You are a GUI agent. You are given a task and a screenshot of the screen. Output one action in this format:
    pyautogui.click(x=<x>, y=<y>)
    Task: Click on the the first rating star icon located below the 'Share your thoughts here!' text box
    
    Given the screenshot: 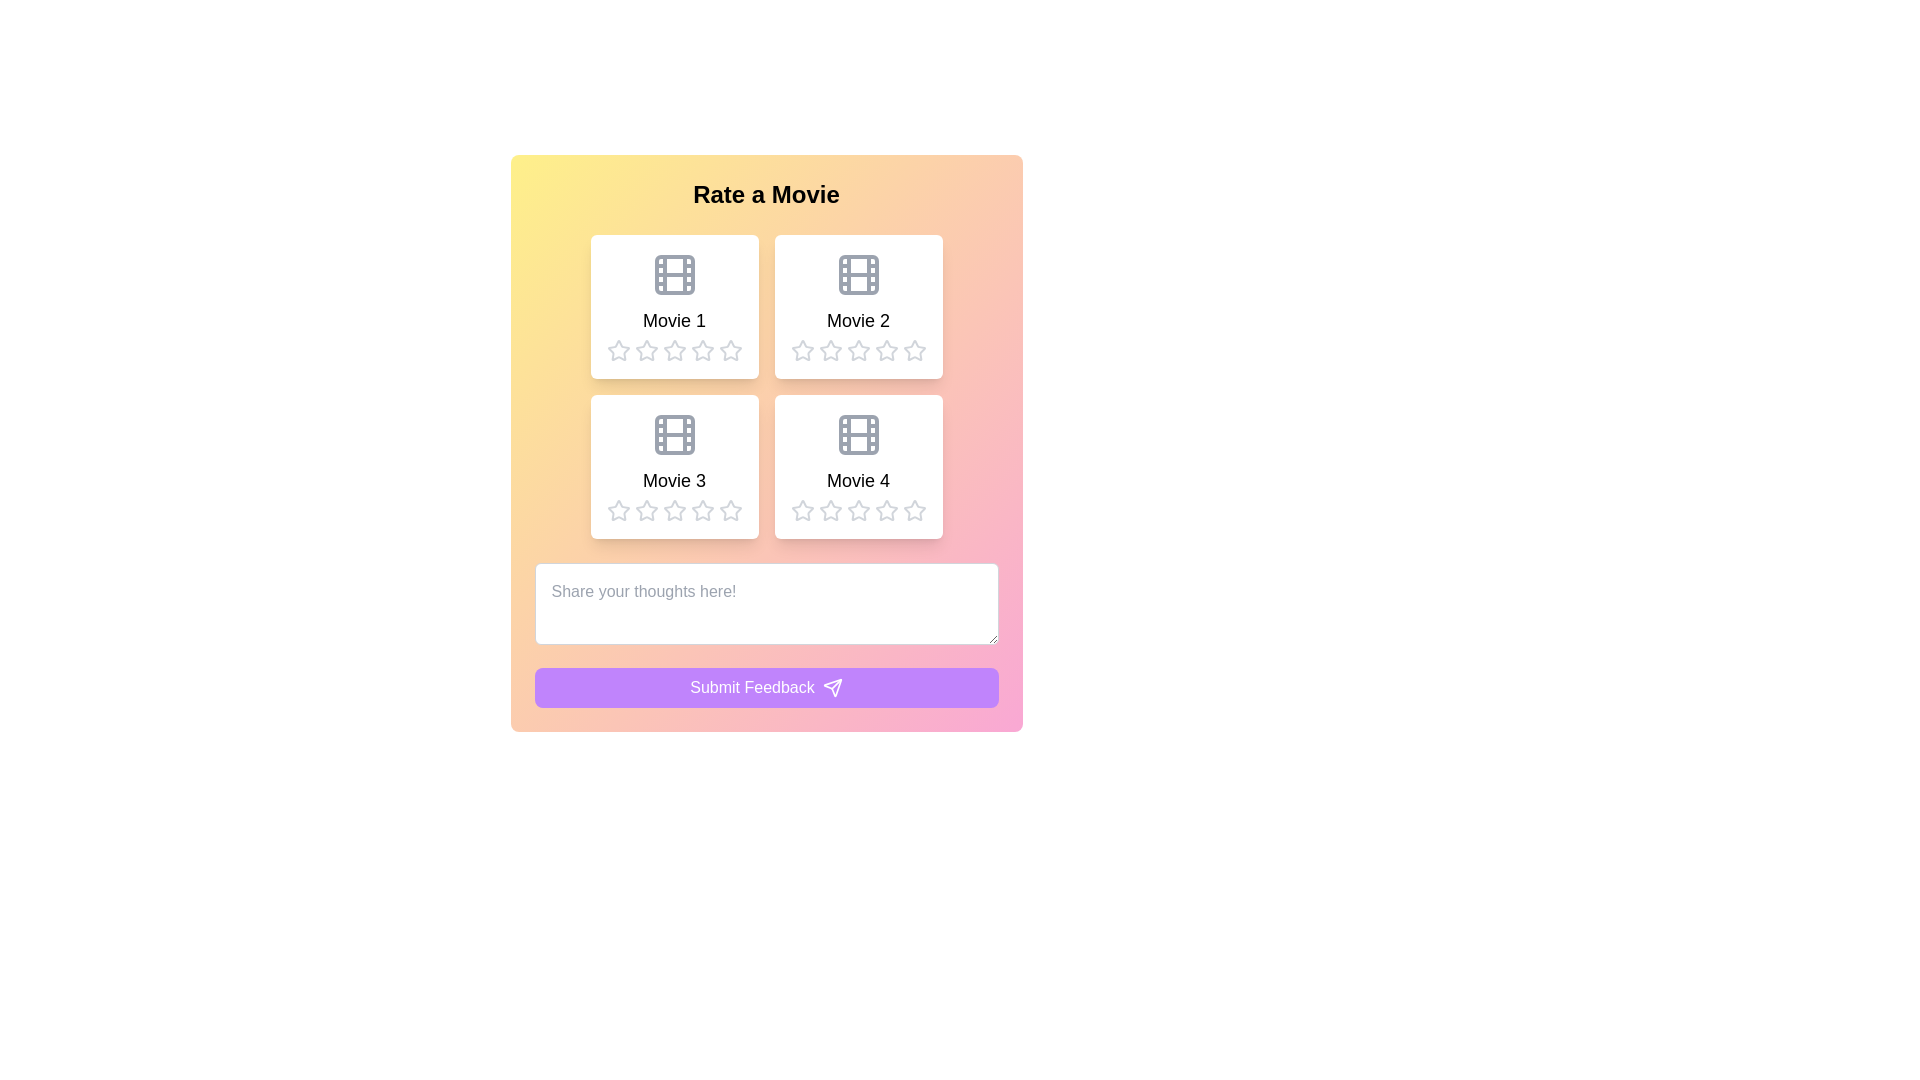 What is the action you would take?
    pyautogui.click(x=802, y=509)
    